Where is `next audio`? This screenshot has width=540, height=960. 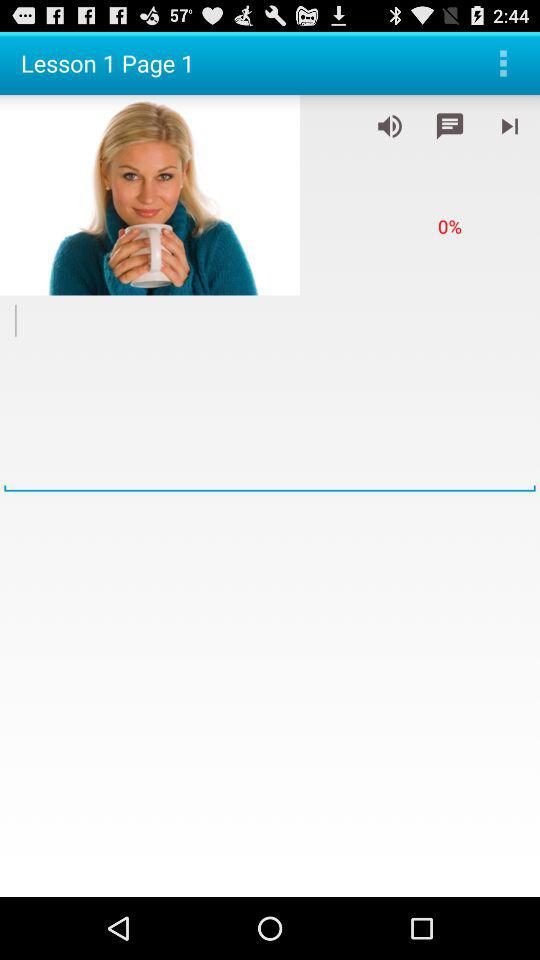 next audio is located at coordinates (509, 125).